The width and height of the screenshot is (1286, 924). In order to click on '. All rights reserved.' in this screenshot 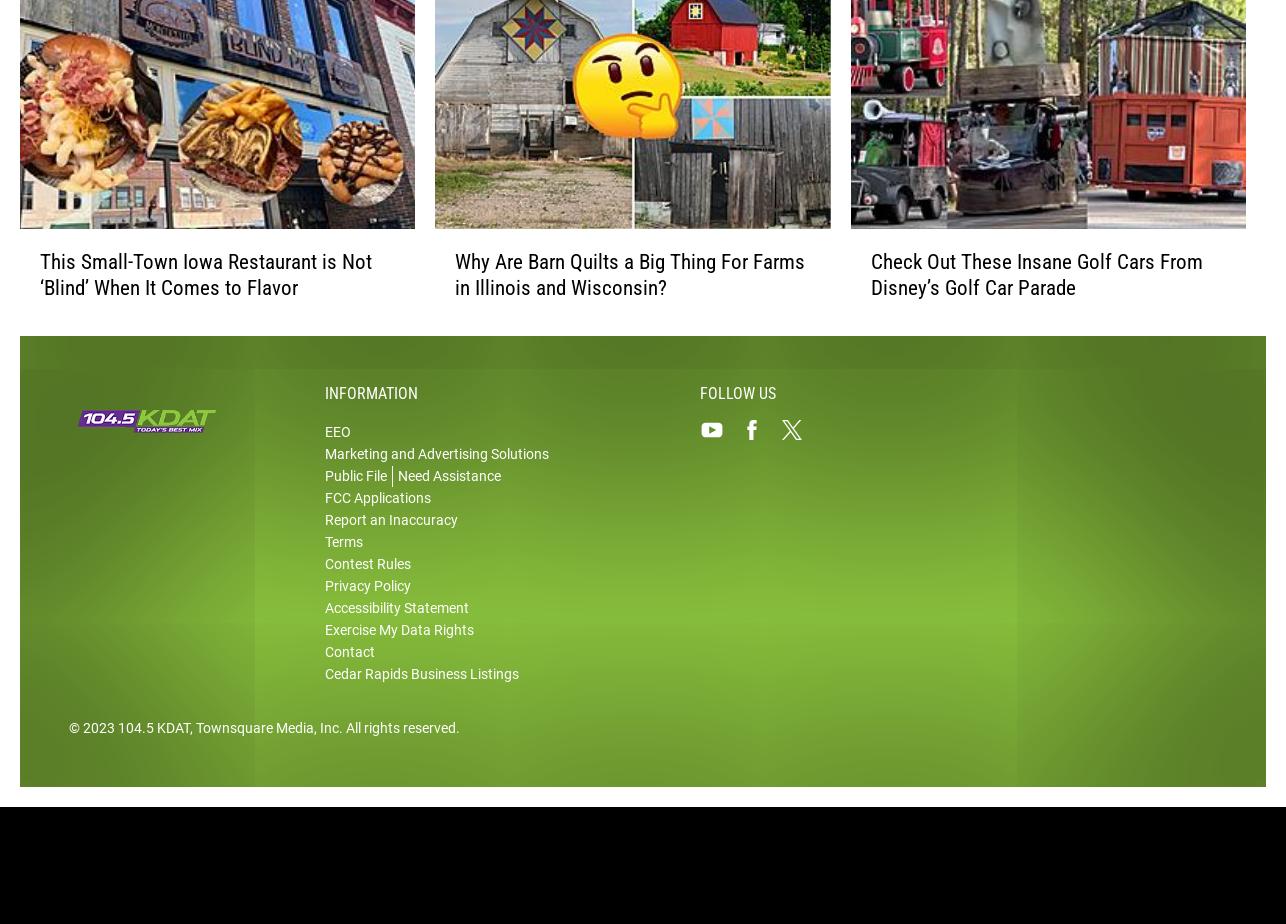, I will do `click(398, 759)`.